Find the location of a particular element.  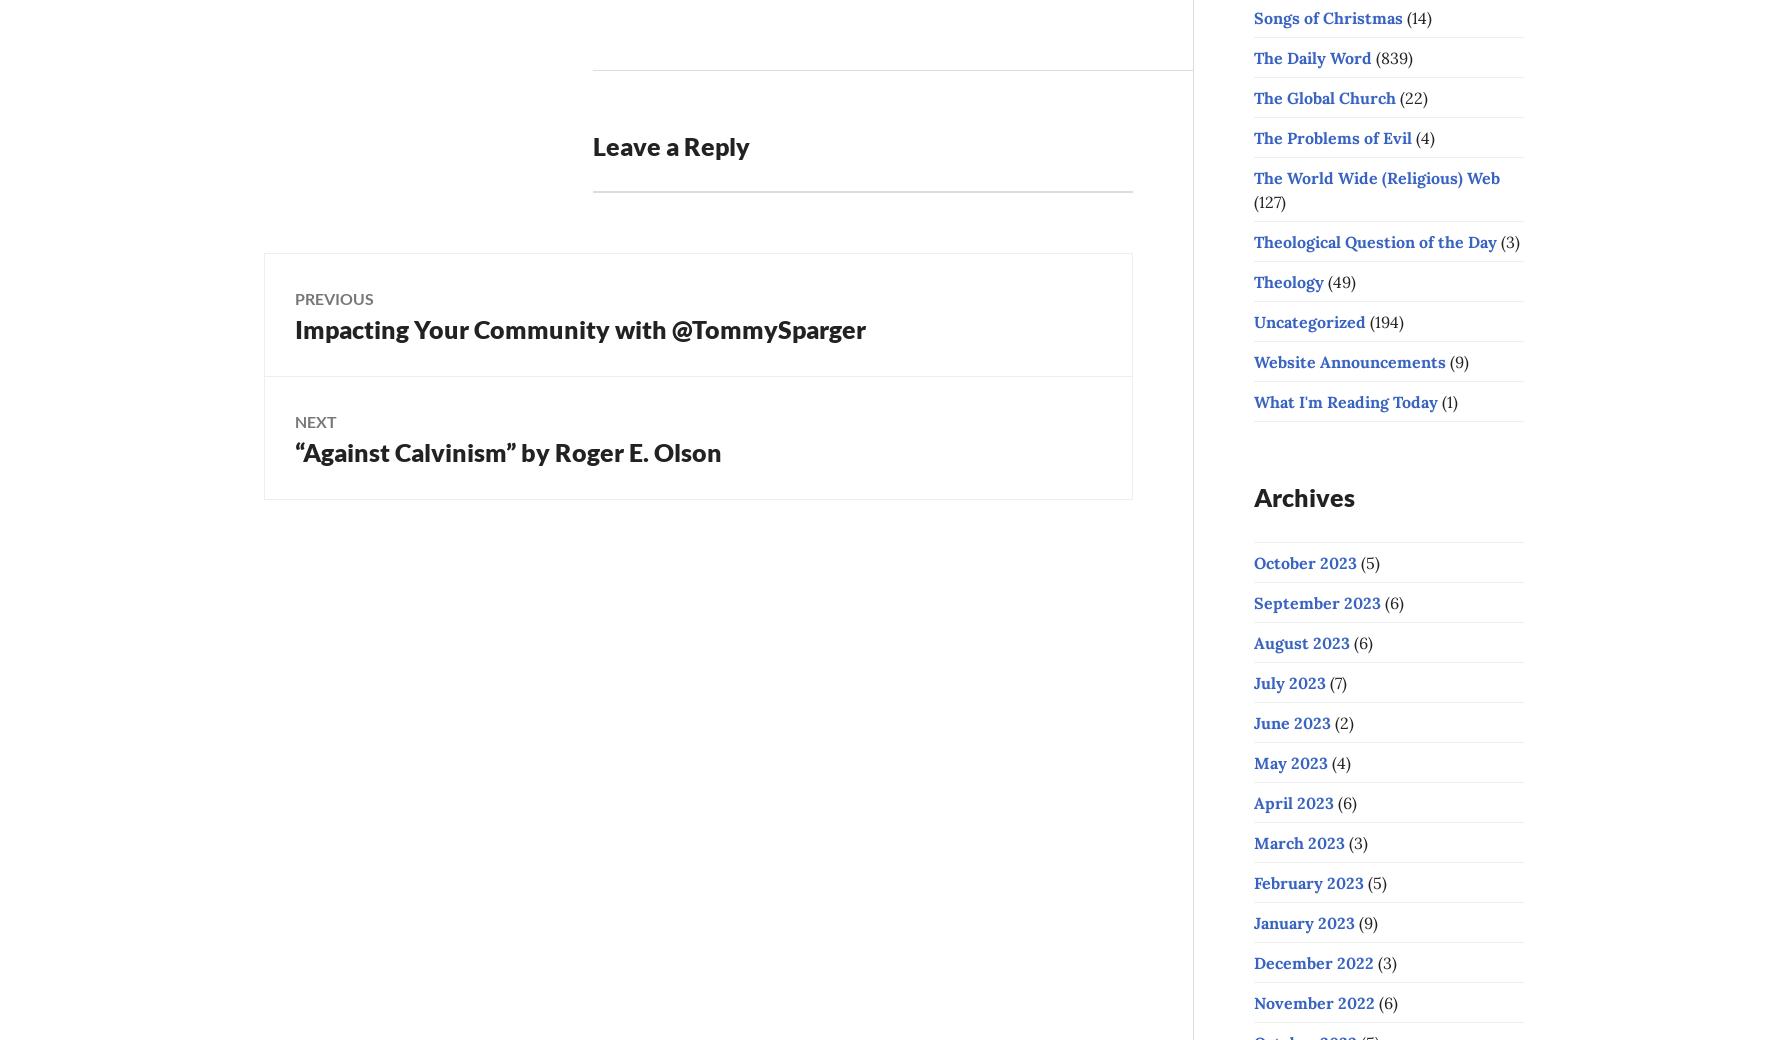

'September 2023' is located at coordinates (1252, 600).